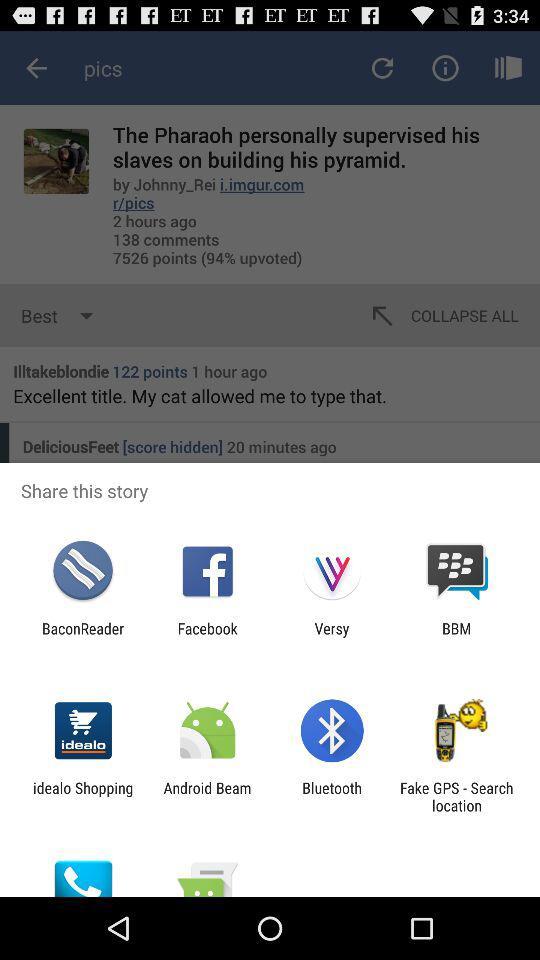 Image resolution: width=540 pixels, height=960 pixels. What do you see at coordinates (332, 636) in the screenshot?
I see `versy app` at bounding box center [332, 636].